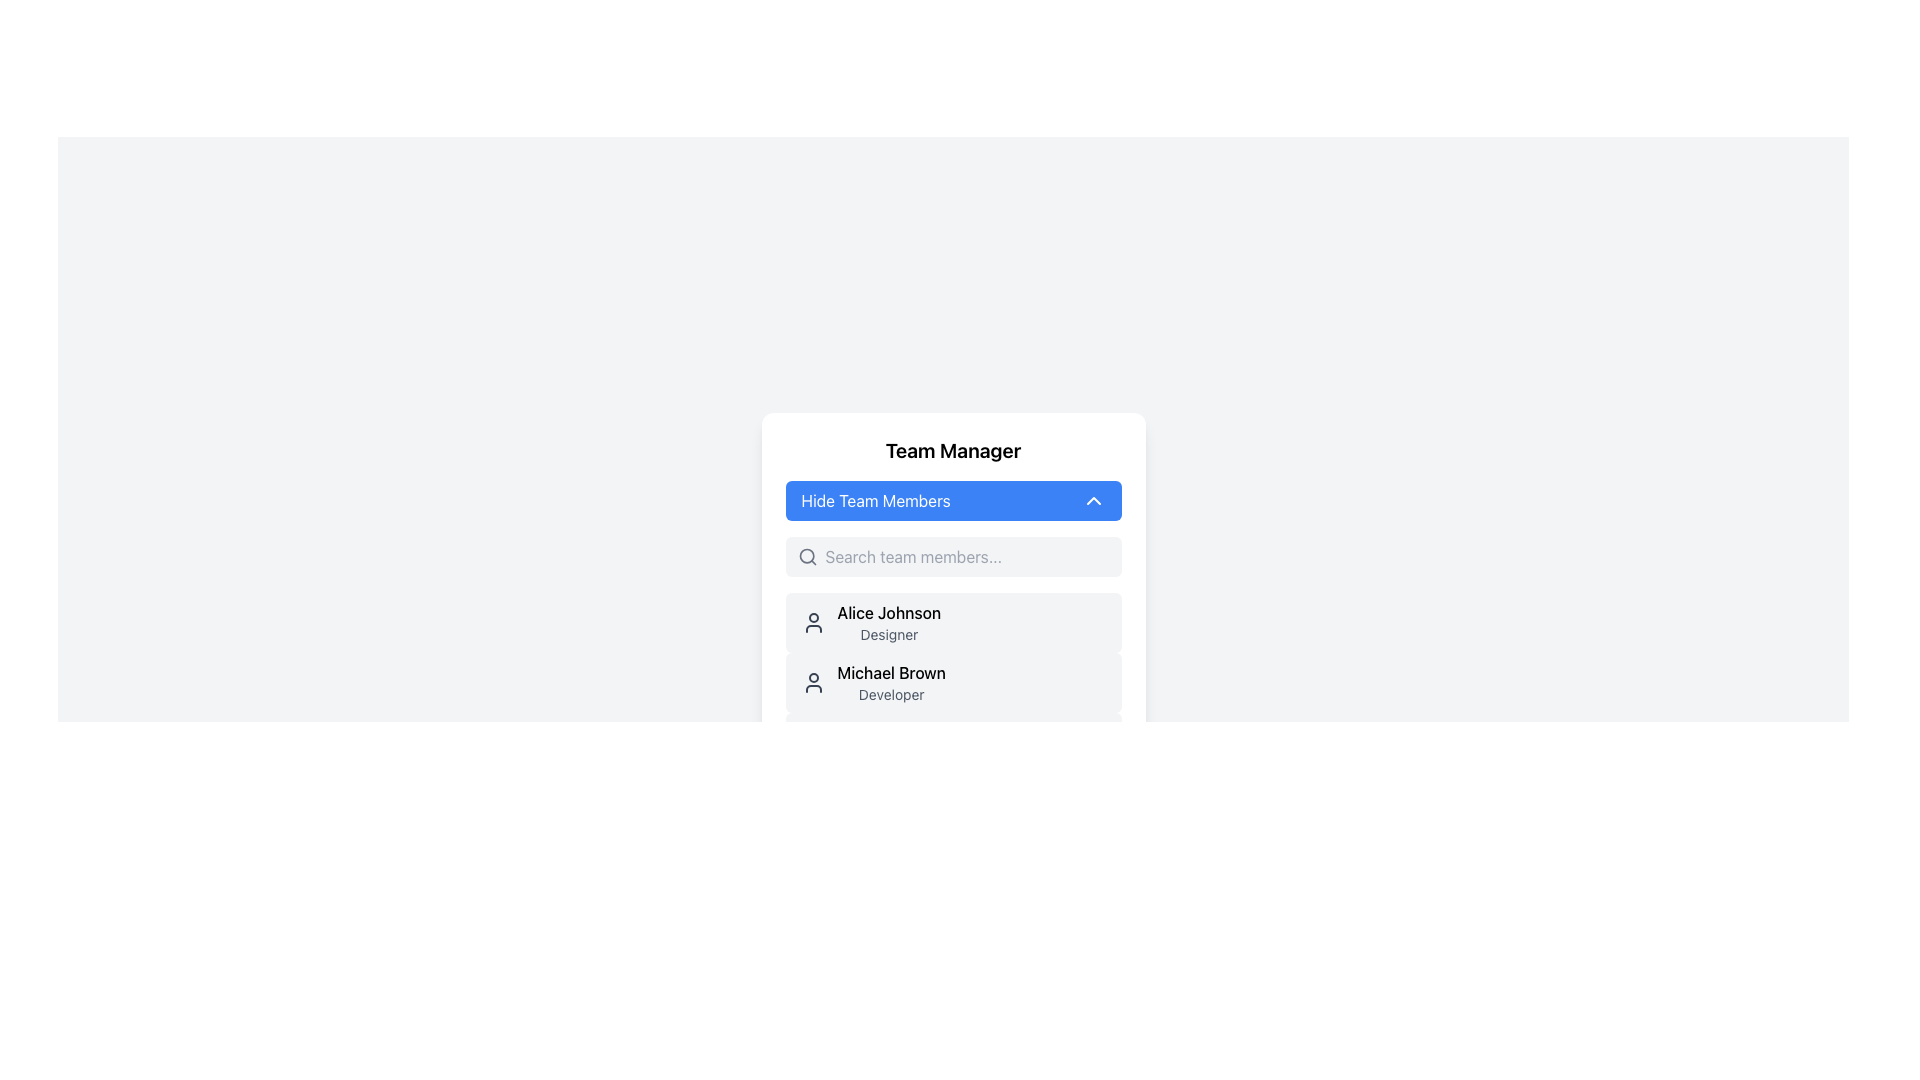  Describe the element at coordinates (1092, 500) in the screenshot. I see `the upward-pointing chevron icon located to the right of the 'Hide Team Members' text` at that location.